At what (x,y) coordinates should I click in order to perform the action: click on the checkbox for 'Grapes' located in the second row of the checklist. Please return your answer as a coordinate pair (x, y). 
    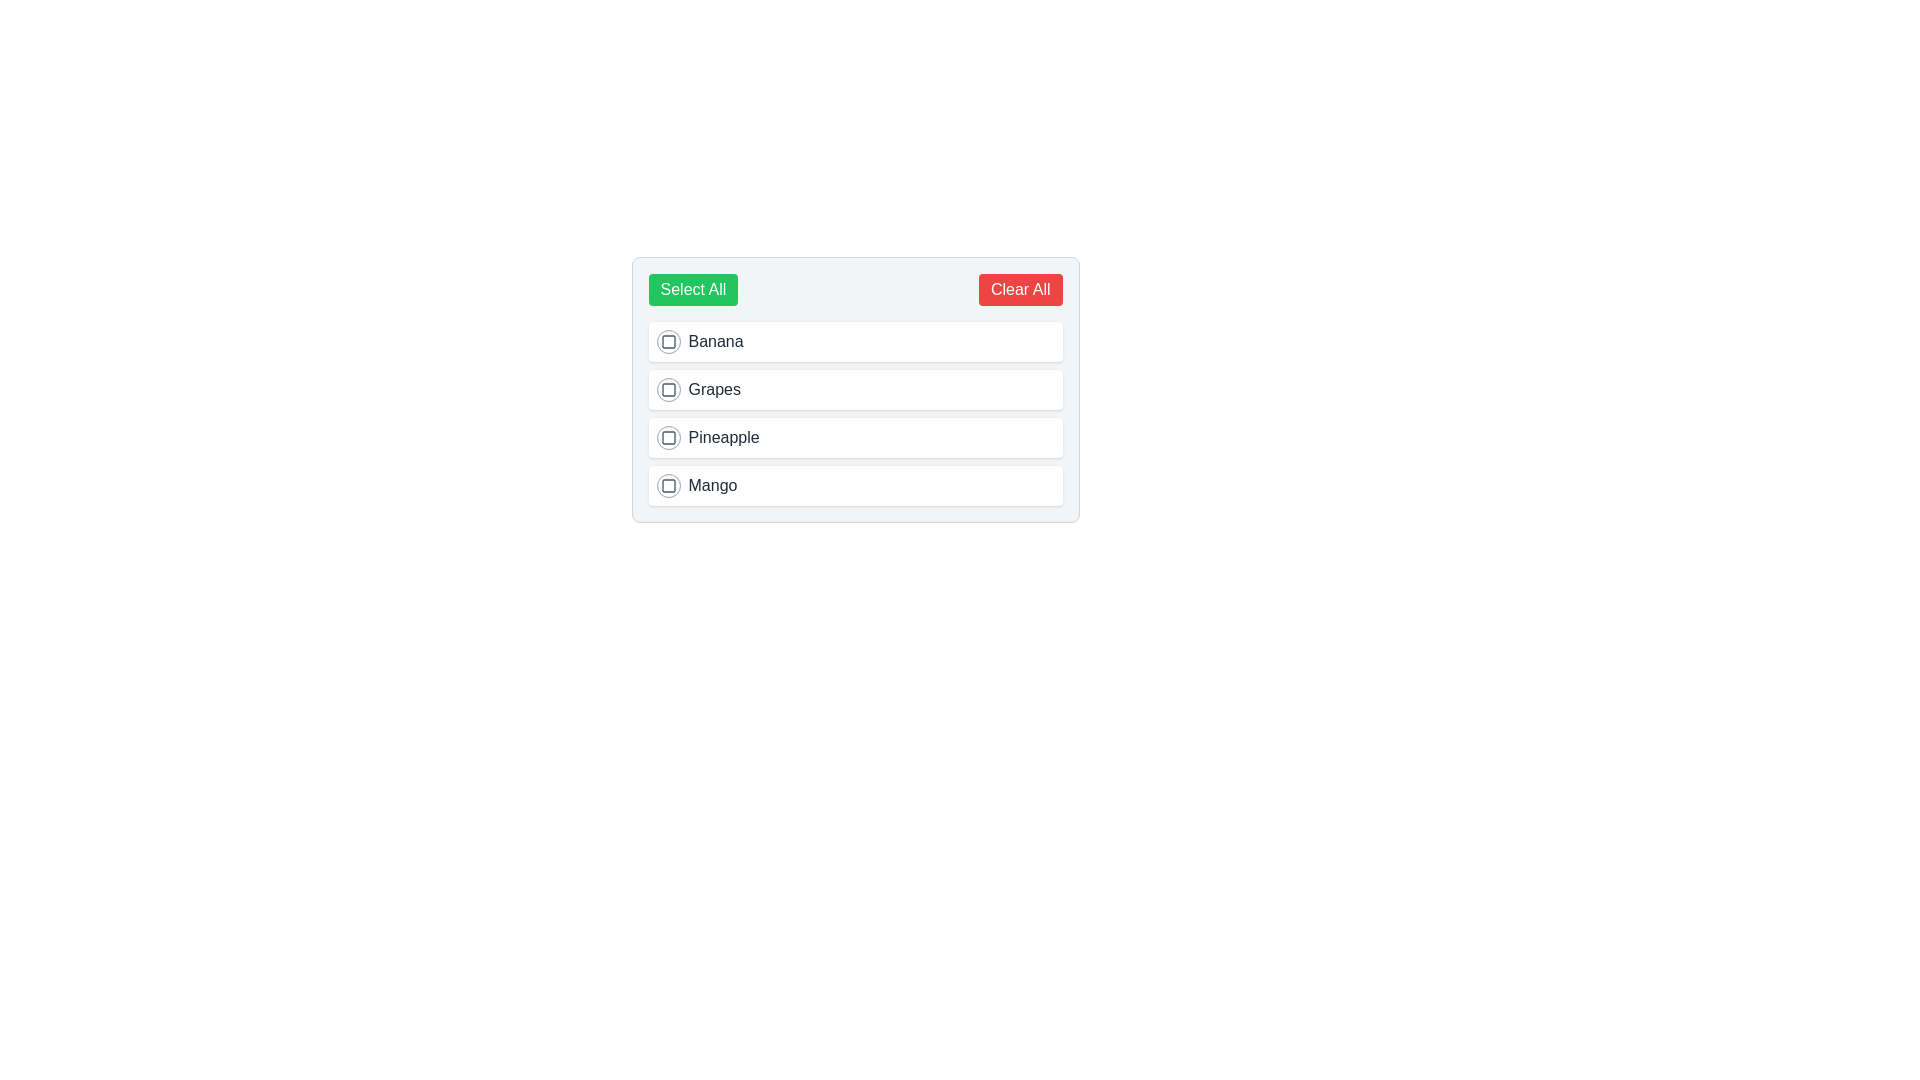
    Looking at the image, I should click on (668, 389).